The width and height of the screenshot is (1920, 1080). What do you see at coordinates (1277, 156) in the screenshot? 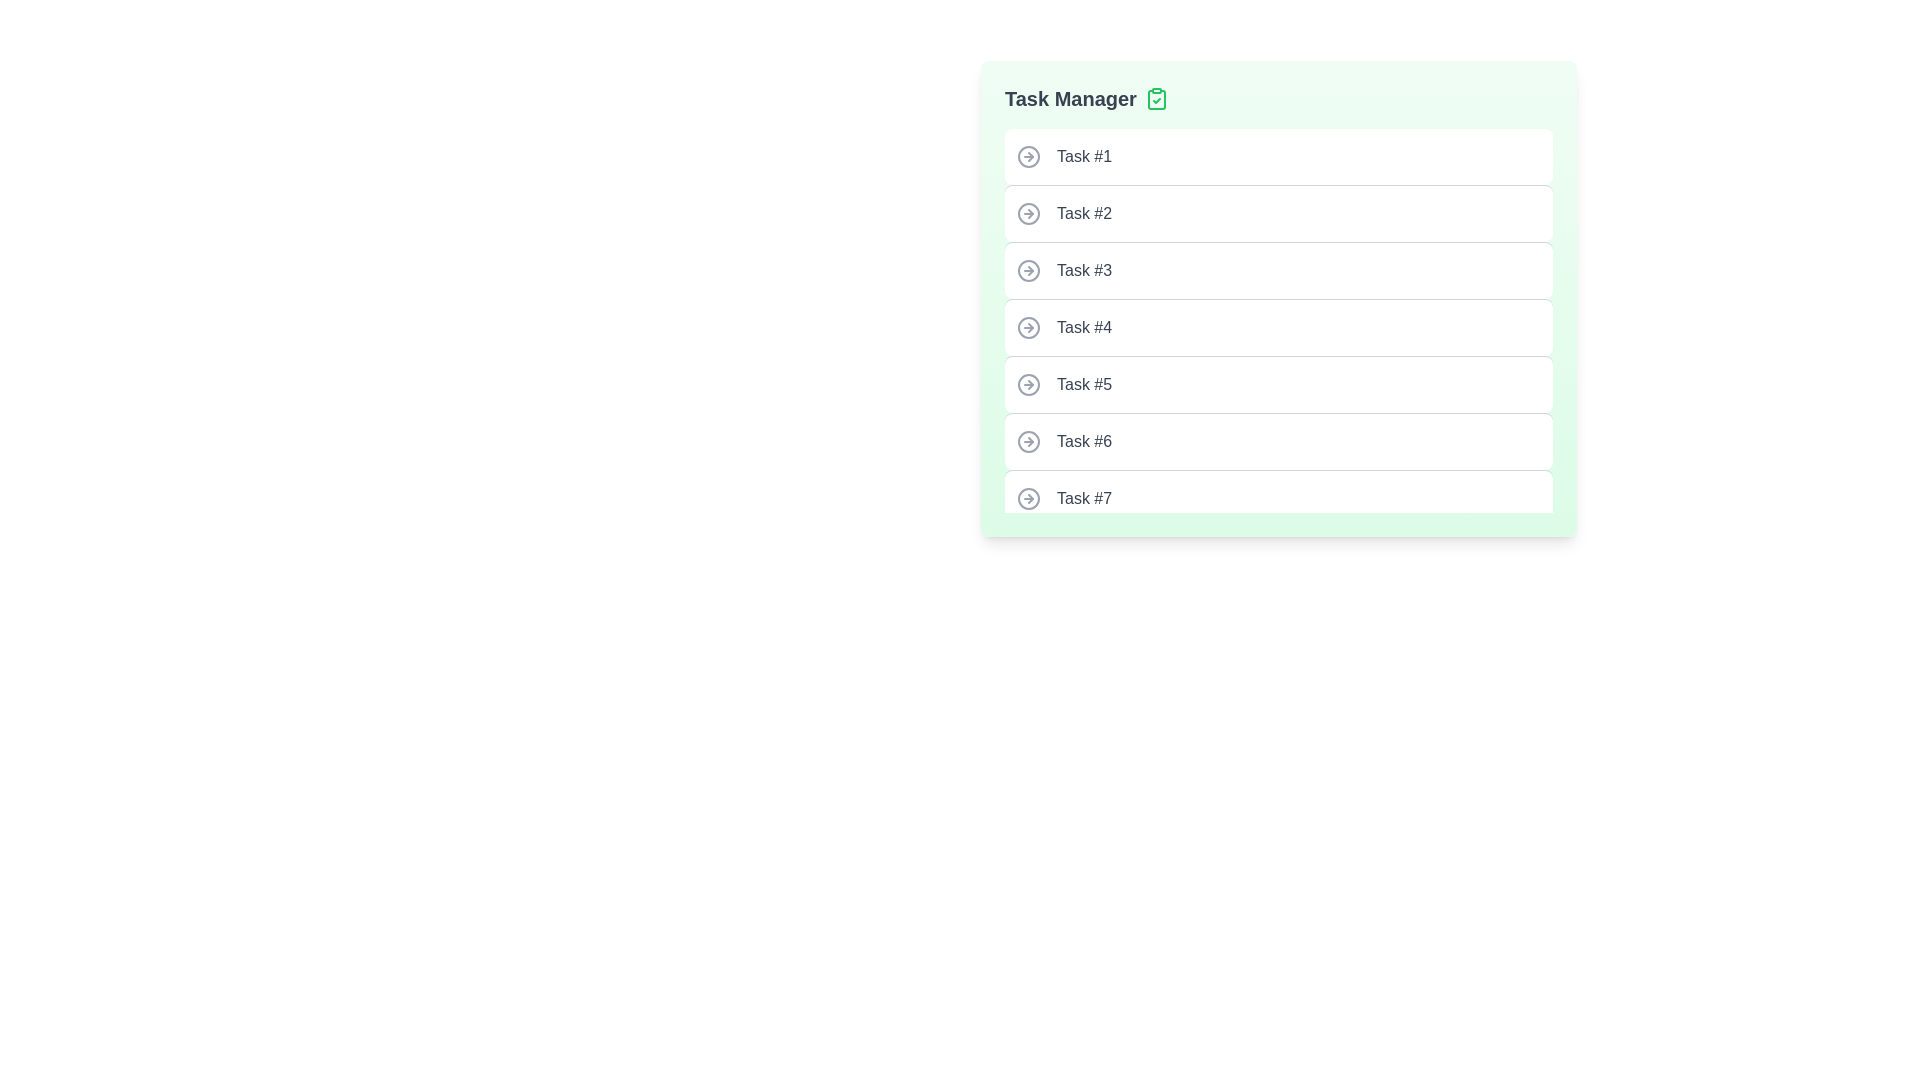
I see `the task labeled Task #1` at bounding box center [1277, 156].